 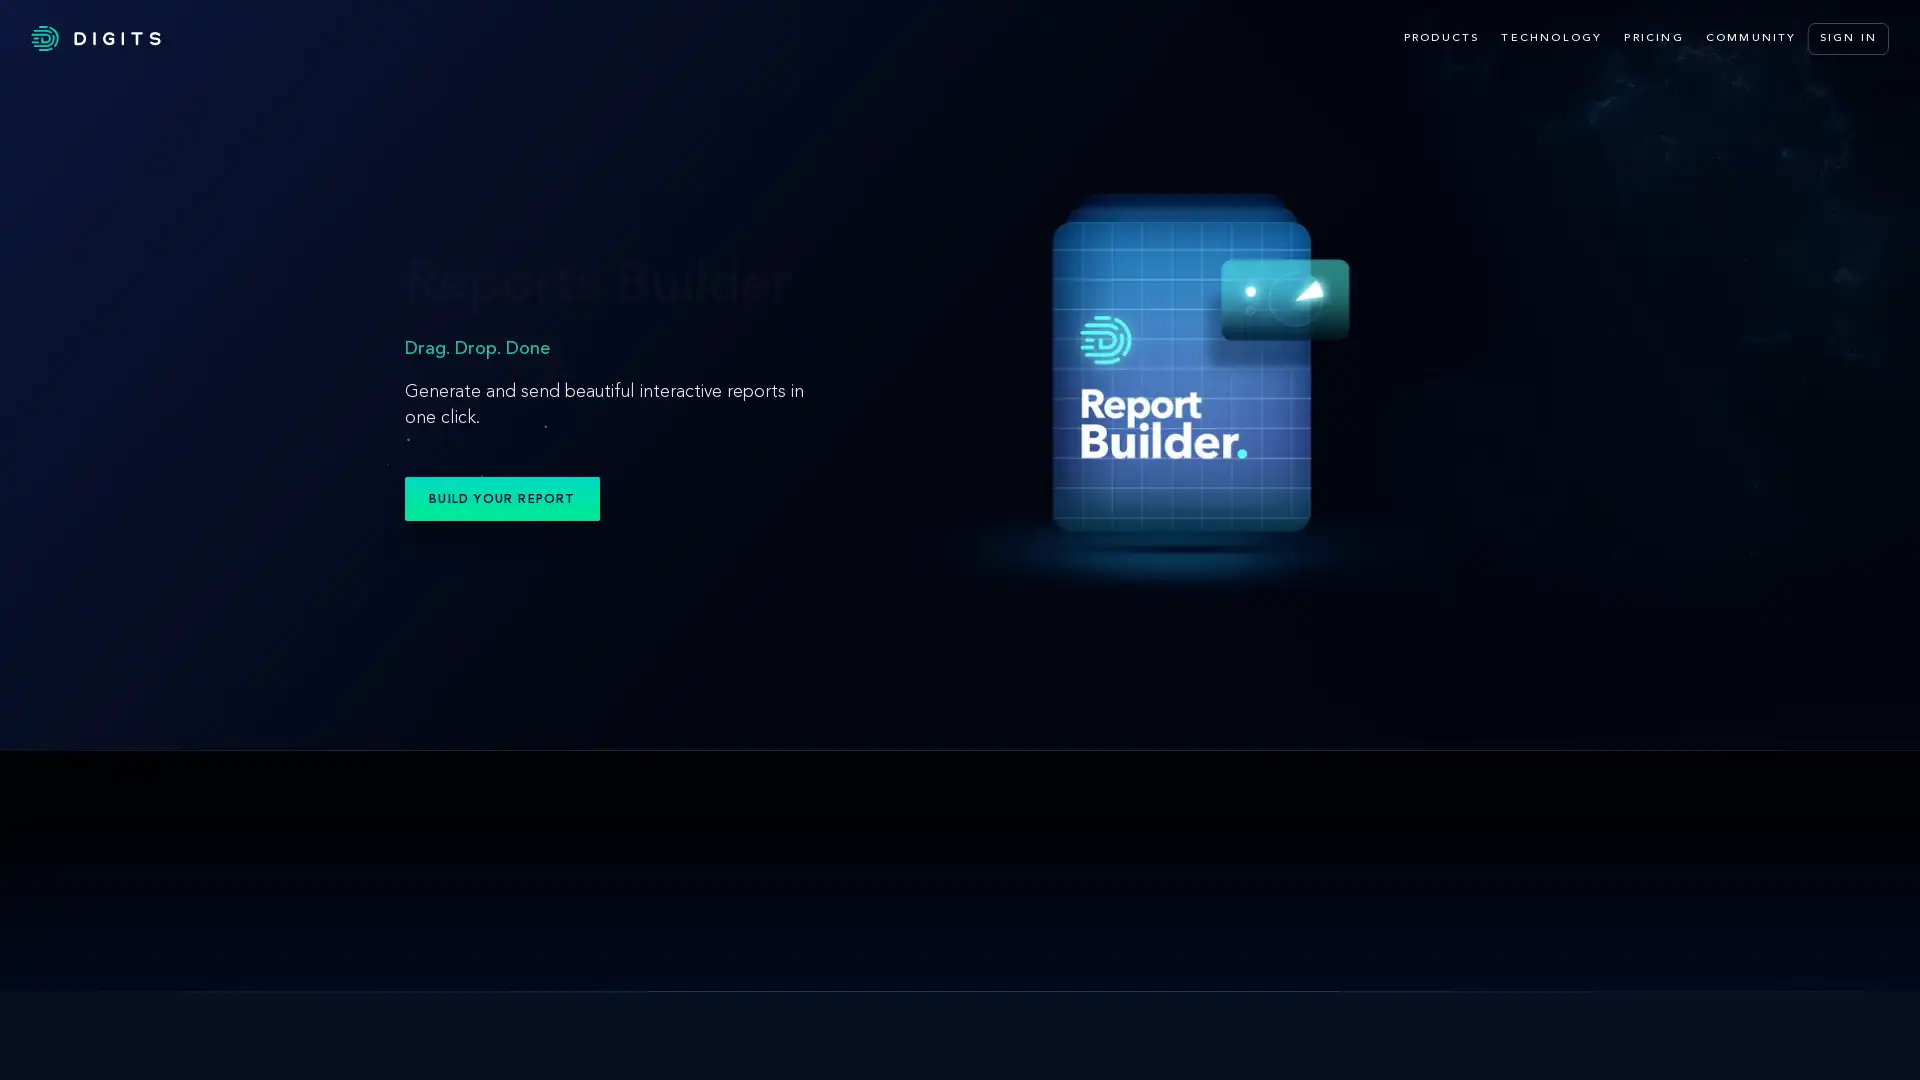 I want to click on TECHNOLOGY, so click(x=1550, y=38).